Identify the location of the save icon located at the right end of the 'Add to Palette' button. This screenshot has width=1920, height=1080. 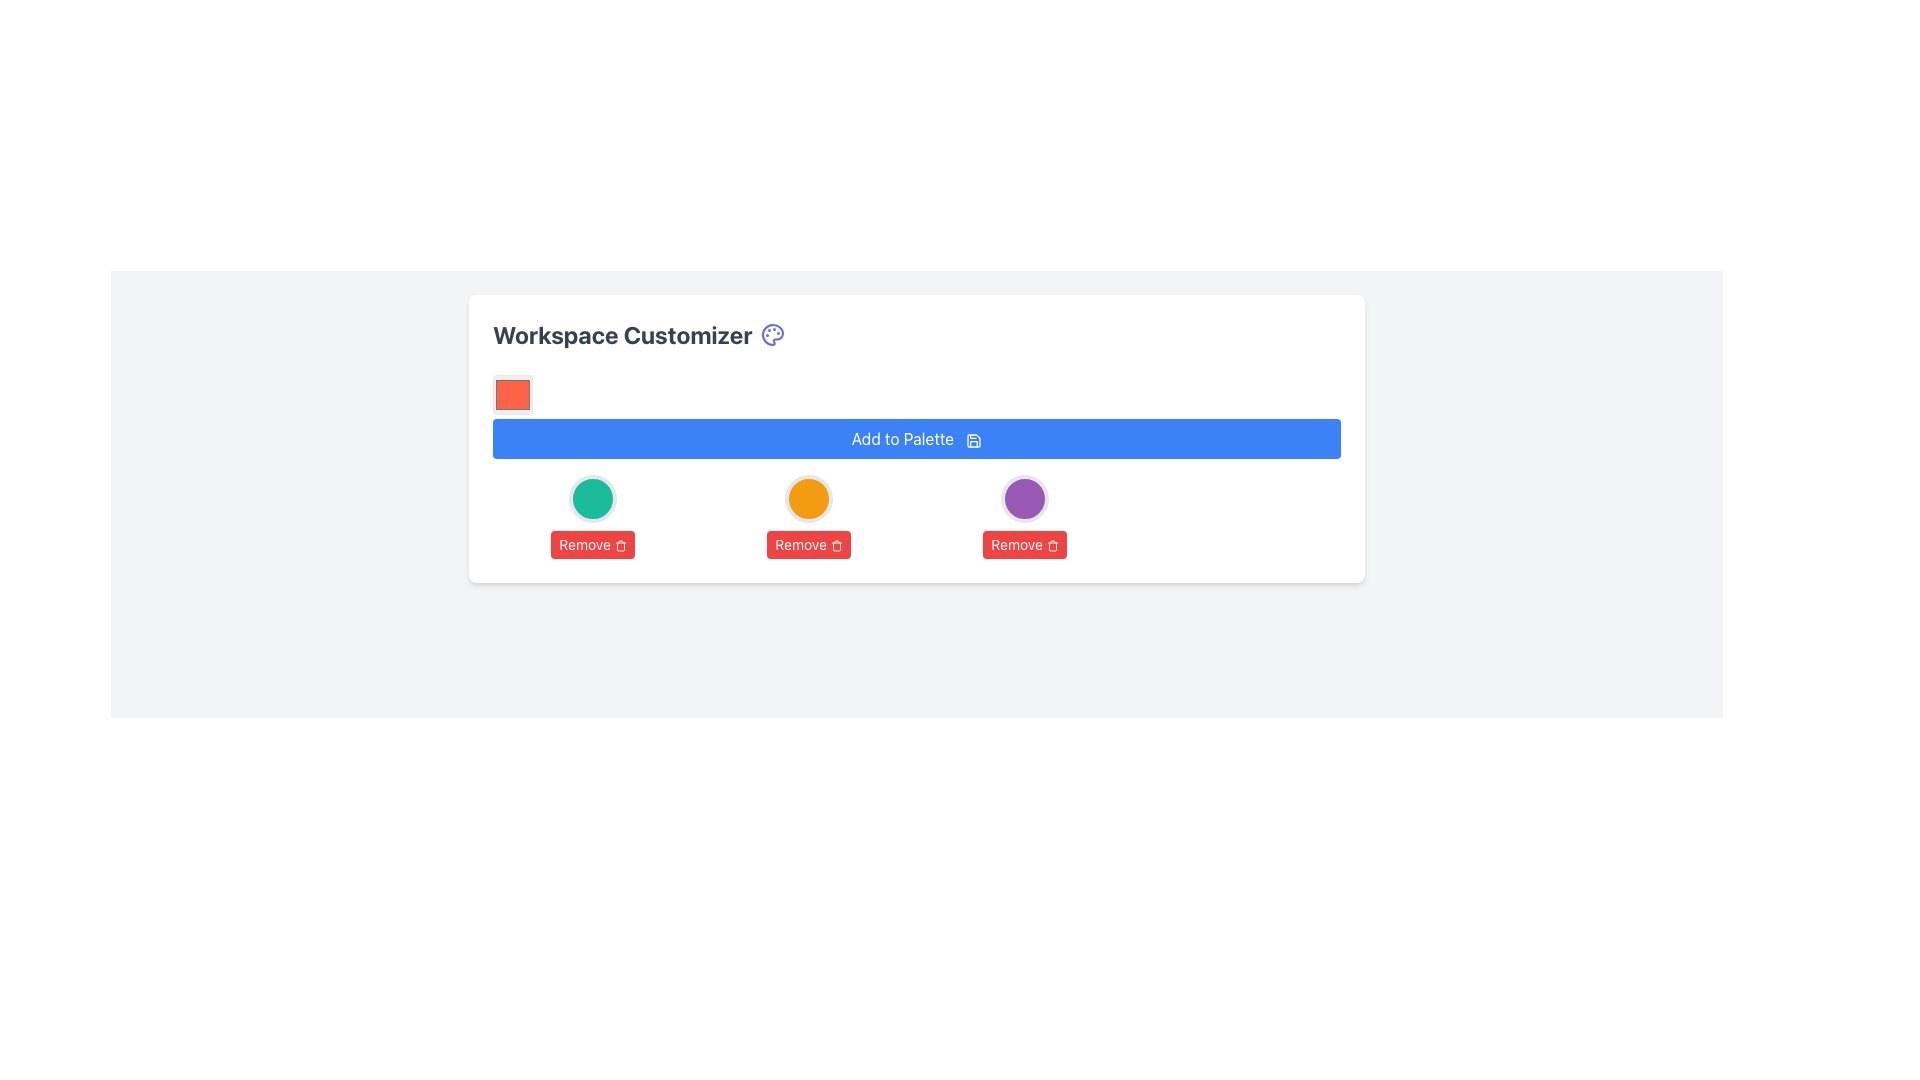
(974, 439).